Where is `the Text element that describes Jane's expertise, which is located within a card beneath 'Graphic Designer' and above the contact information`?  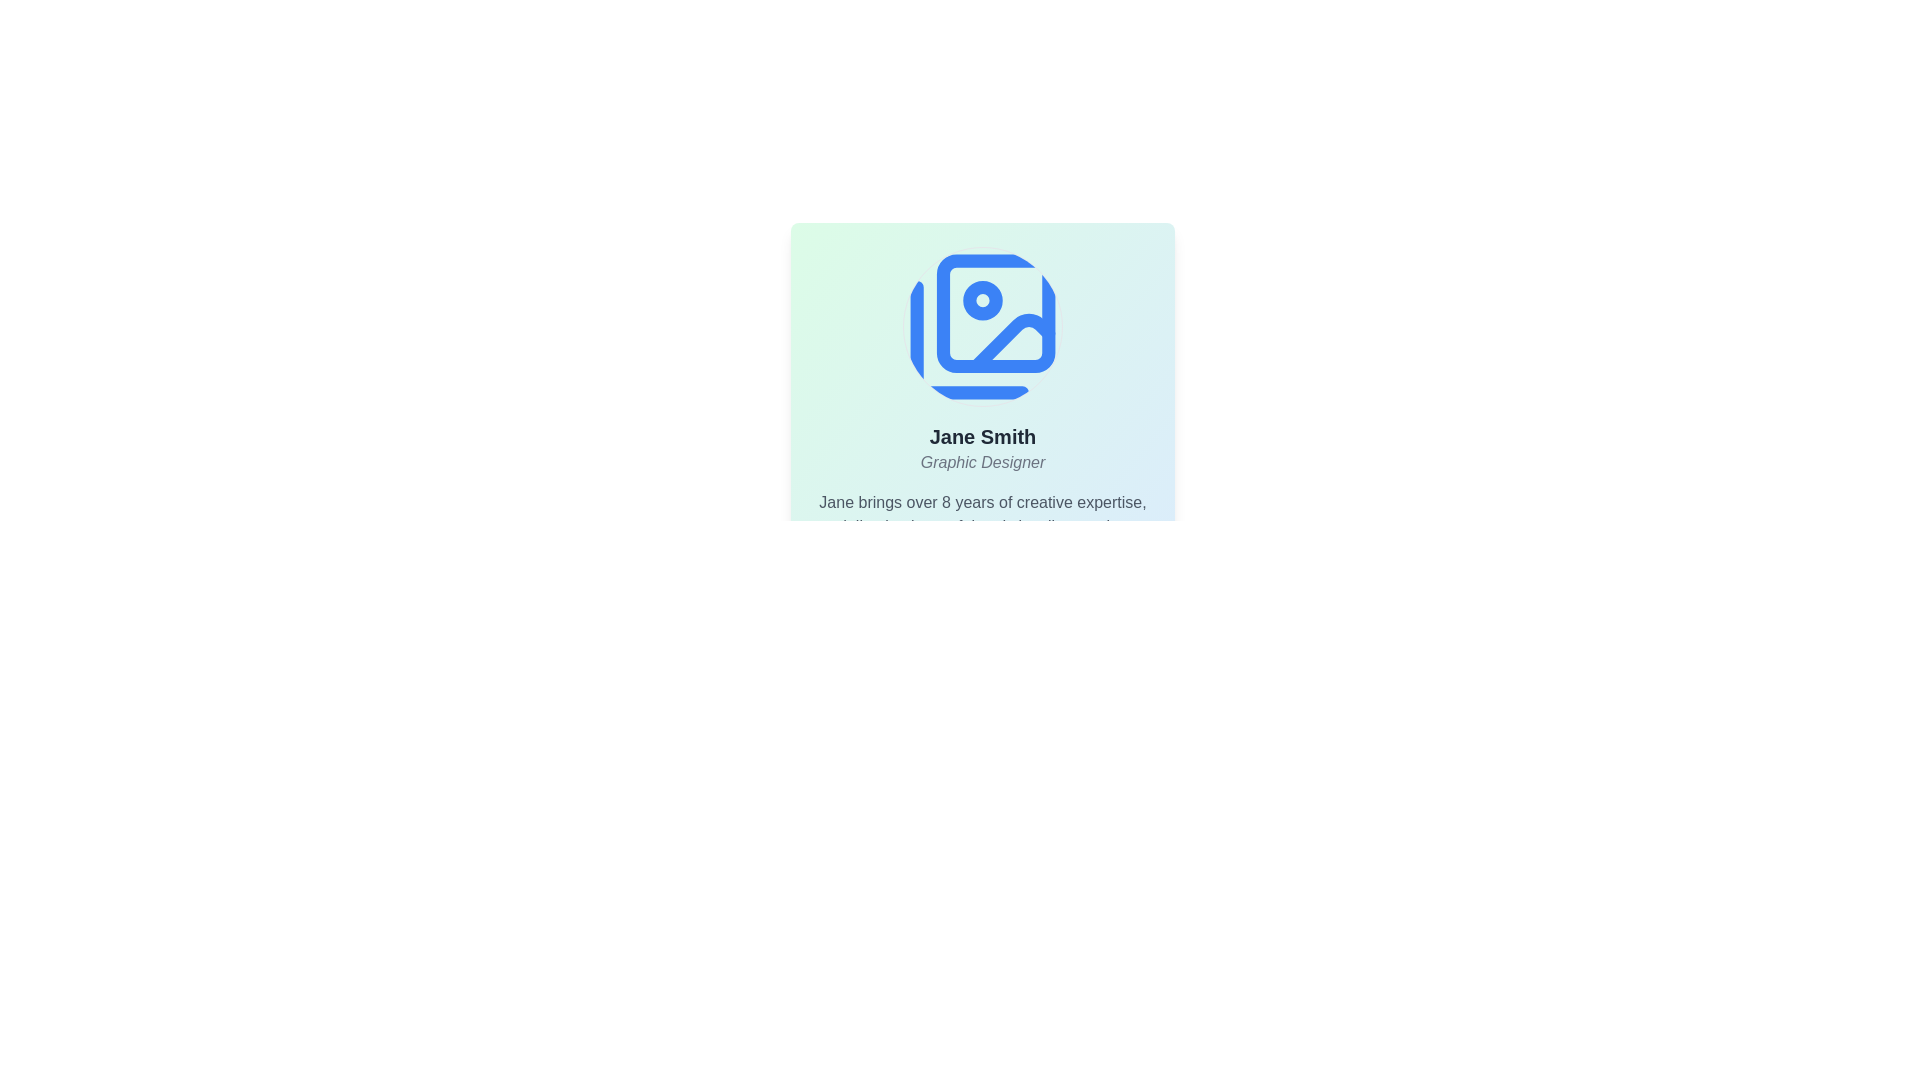
the Text element that describes Jane's expertise, which is located within a card beneath 'Graphic Designer' and above the contact information is located at coordinates (983, 526).